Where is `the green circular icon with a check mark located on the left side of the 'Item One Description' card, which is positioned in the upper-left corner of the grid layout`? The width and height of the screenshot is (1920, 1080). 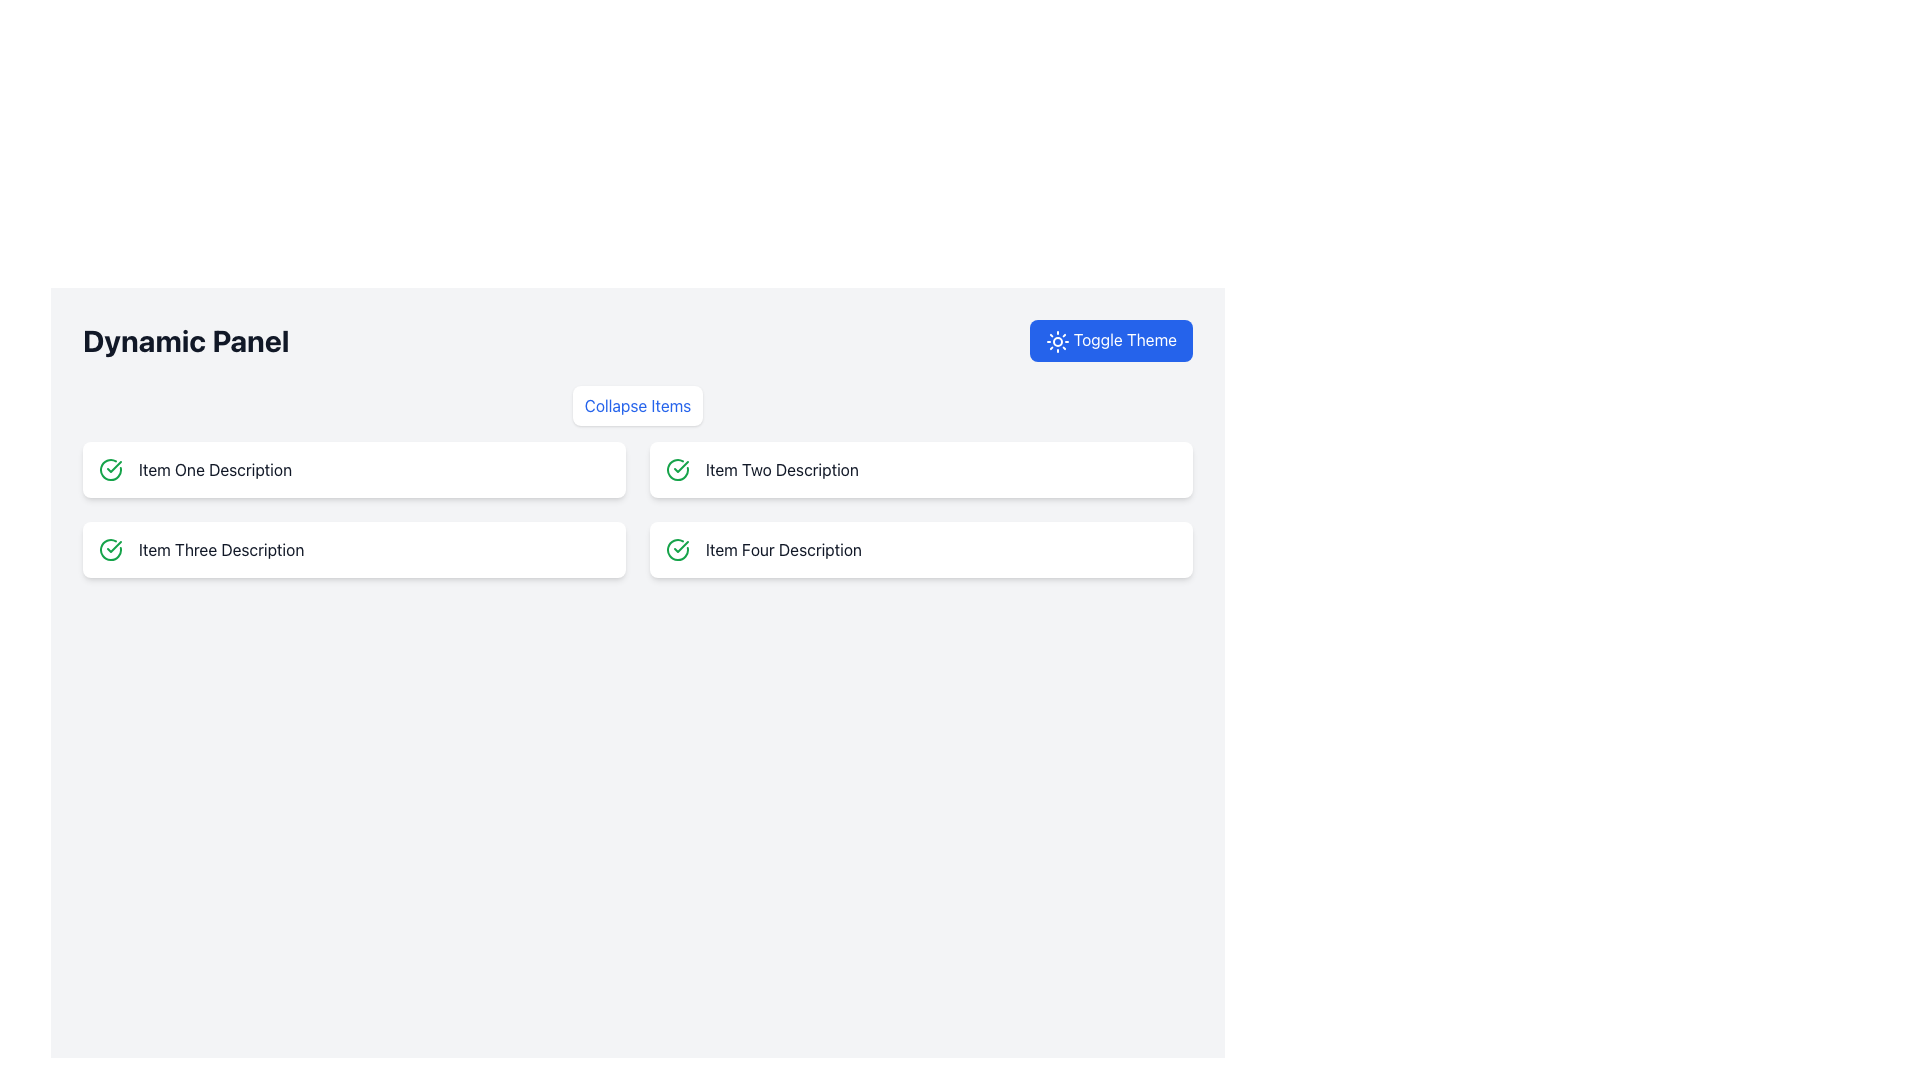
the green circular icon with a check mark located on the left side of the 'Item One Description' card, which is positioned in the upper-left corner of the grid layout is located at coordinates (109, 469).